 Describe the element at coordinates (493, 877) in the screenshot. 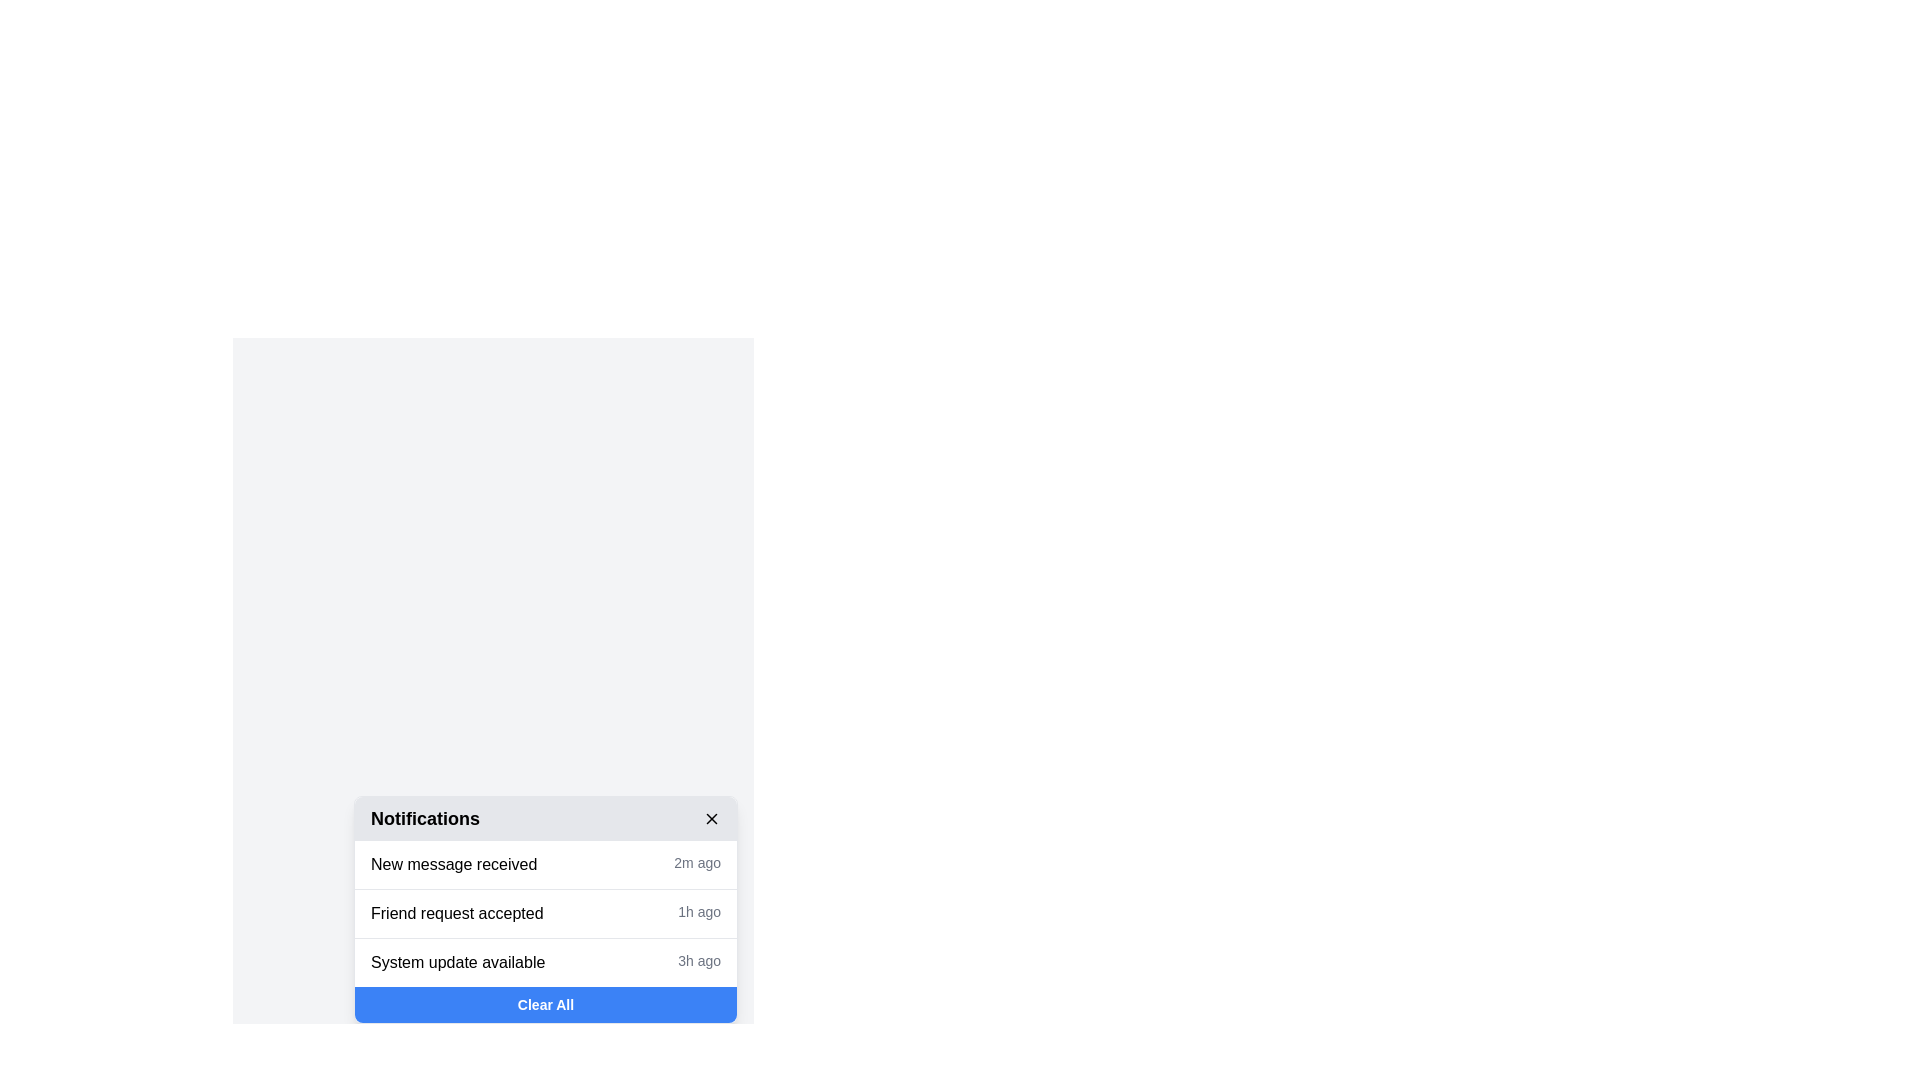

I see `the bell icon element, which is a white bell shape located centrally within a blue circular button in the notifications panel` at that location.